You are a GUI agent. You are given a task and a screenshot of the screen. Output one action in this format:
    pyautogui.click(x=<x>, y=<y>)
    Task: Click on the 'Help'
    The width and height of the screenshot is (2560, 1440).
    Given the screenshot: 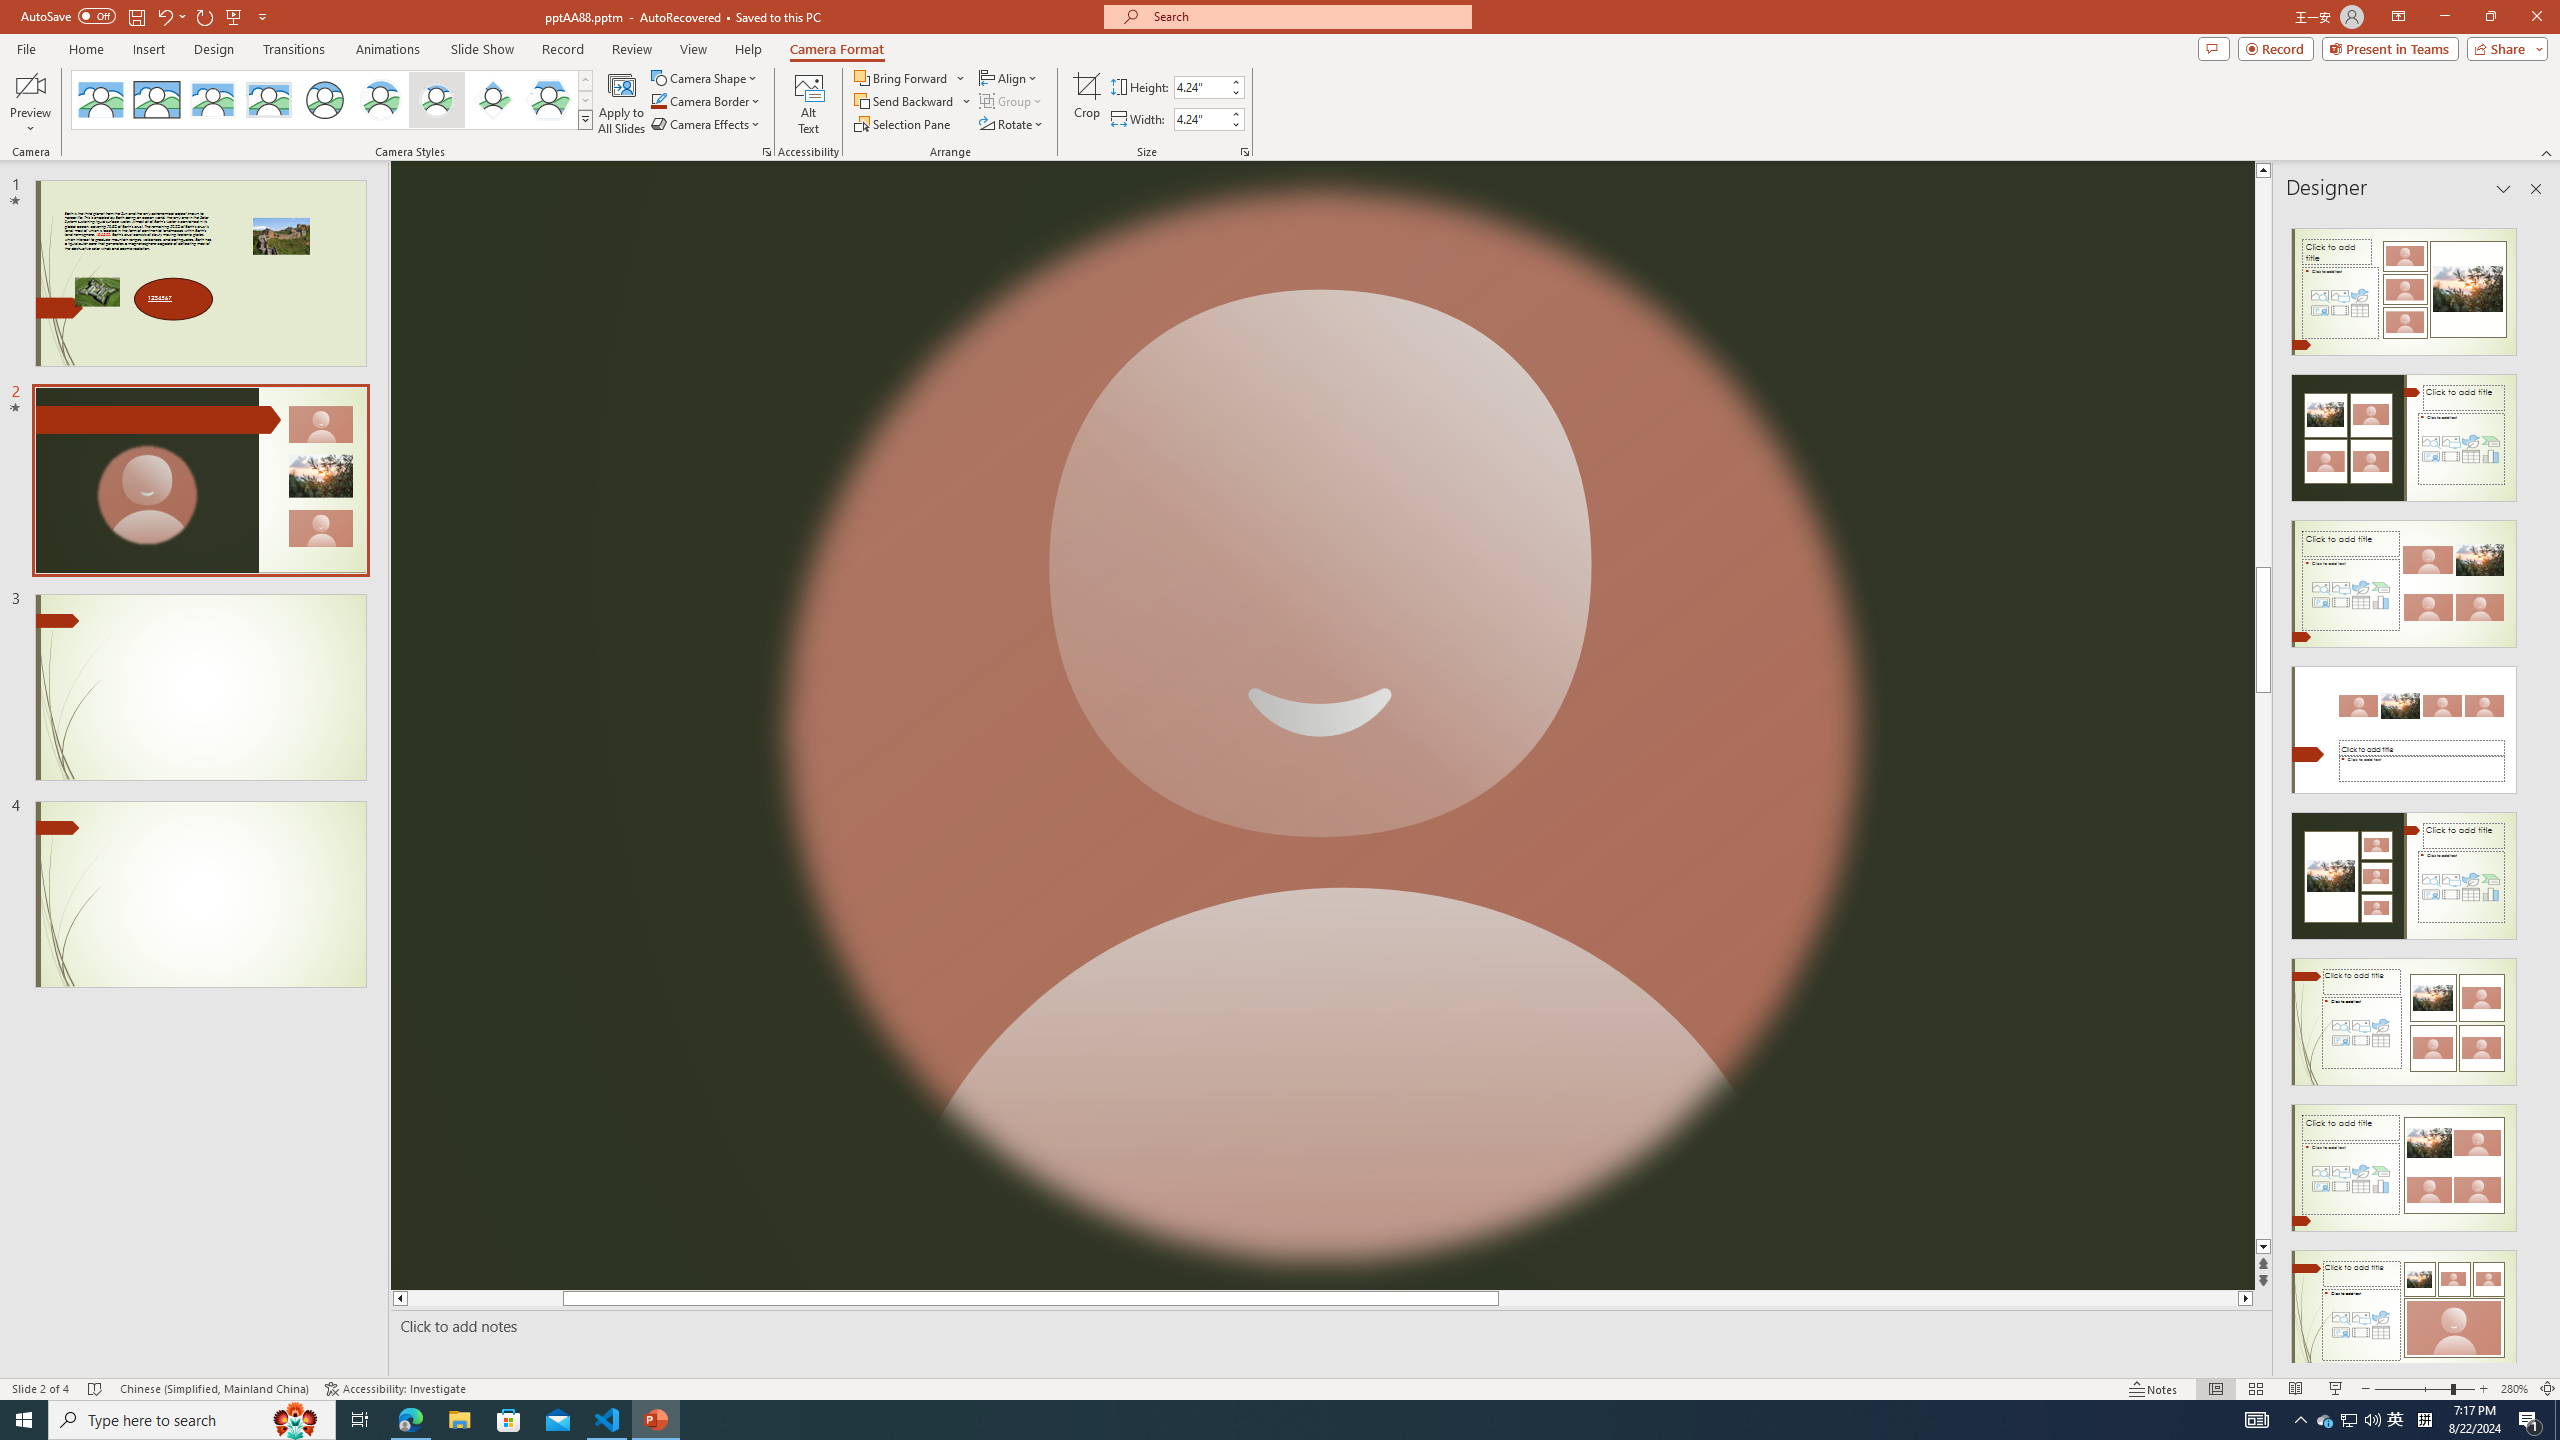 What is the action you would take?
    pyautogui.click(x=747, y=49)
    